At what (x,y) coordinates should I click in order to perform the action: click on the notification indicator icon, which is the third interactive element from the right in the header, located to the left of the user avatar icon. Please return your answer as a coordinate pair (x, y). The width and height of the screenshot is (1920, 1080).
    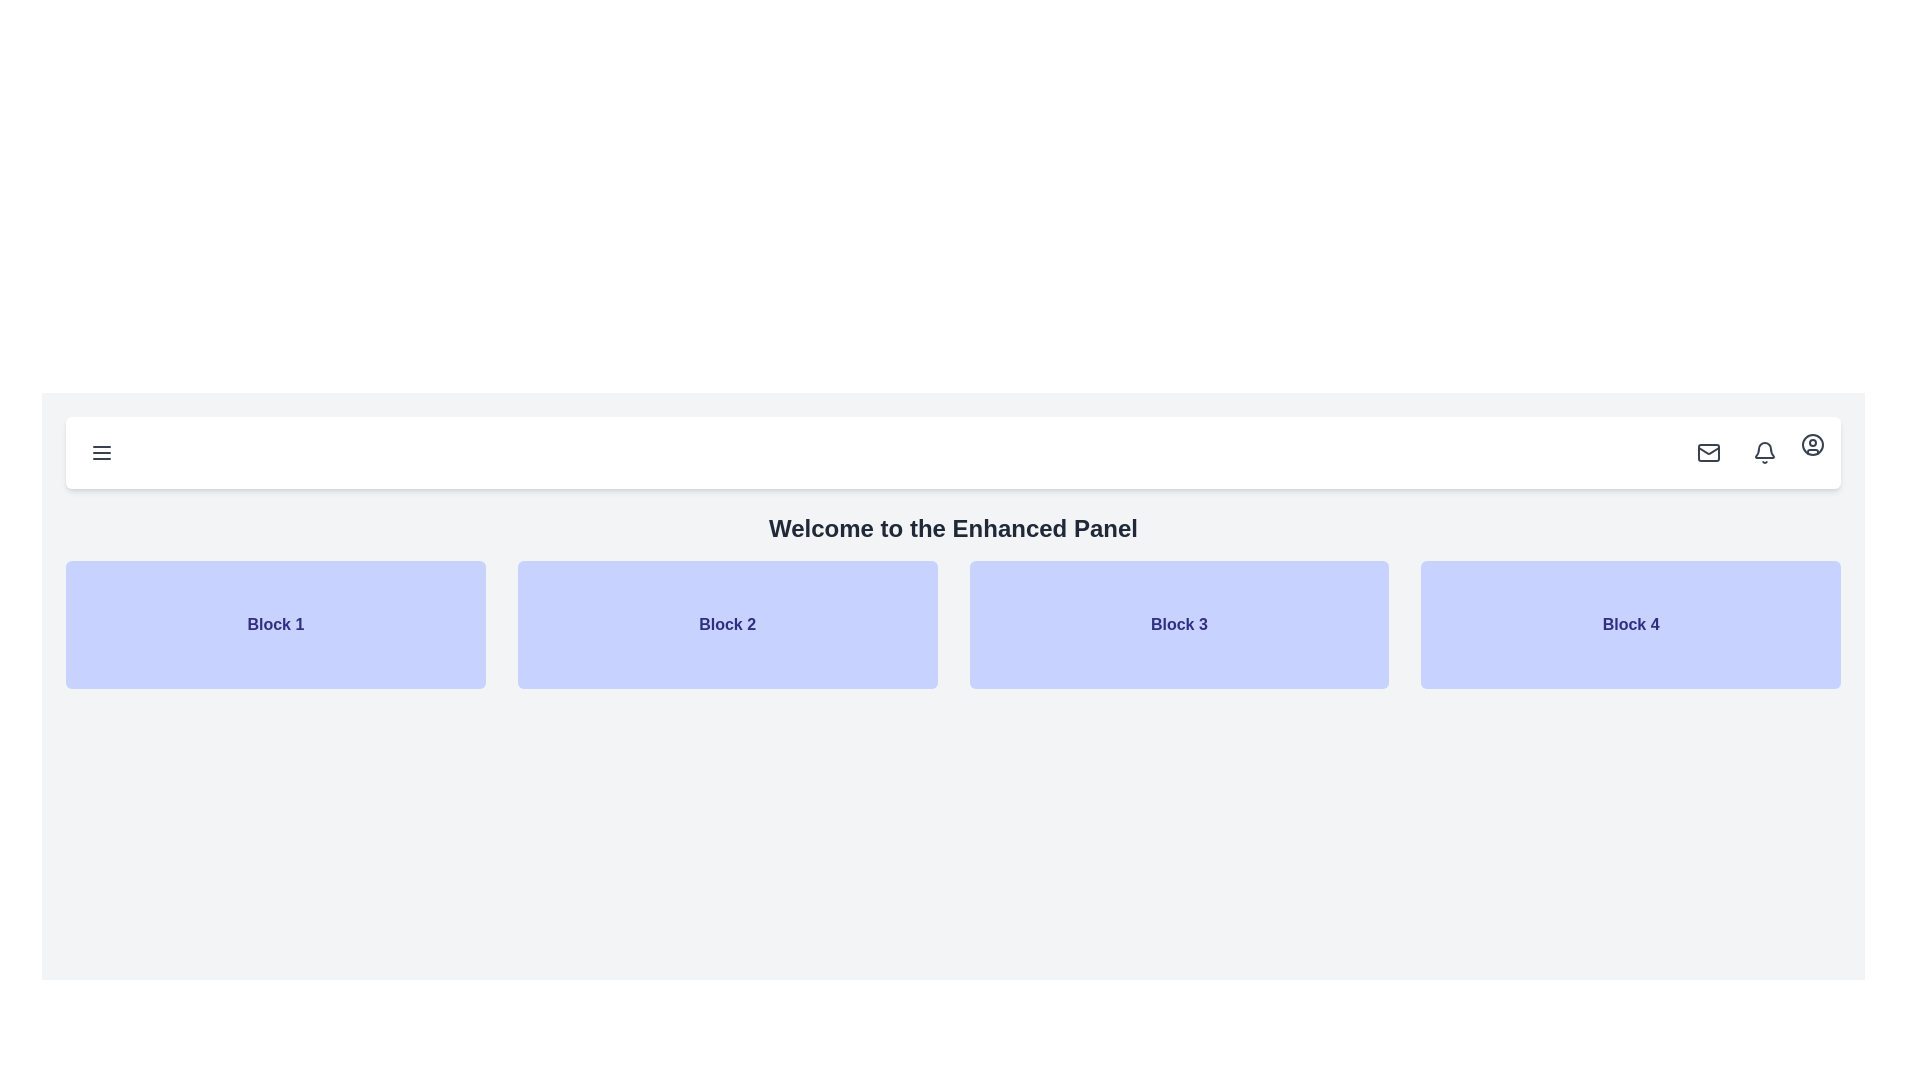
    Looking at the image, I should click on (1765, 452).